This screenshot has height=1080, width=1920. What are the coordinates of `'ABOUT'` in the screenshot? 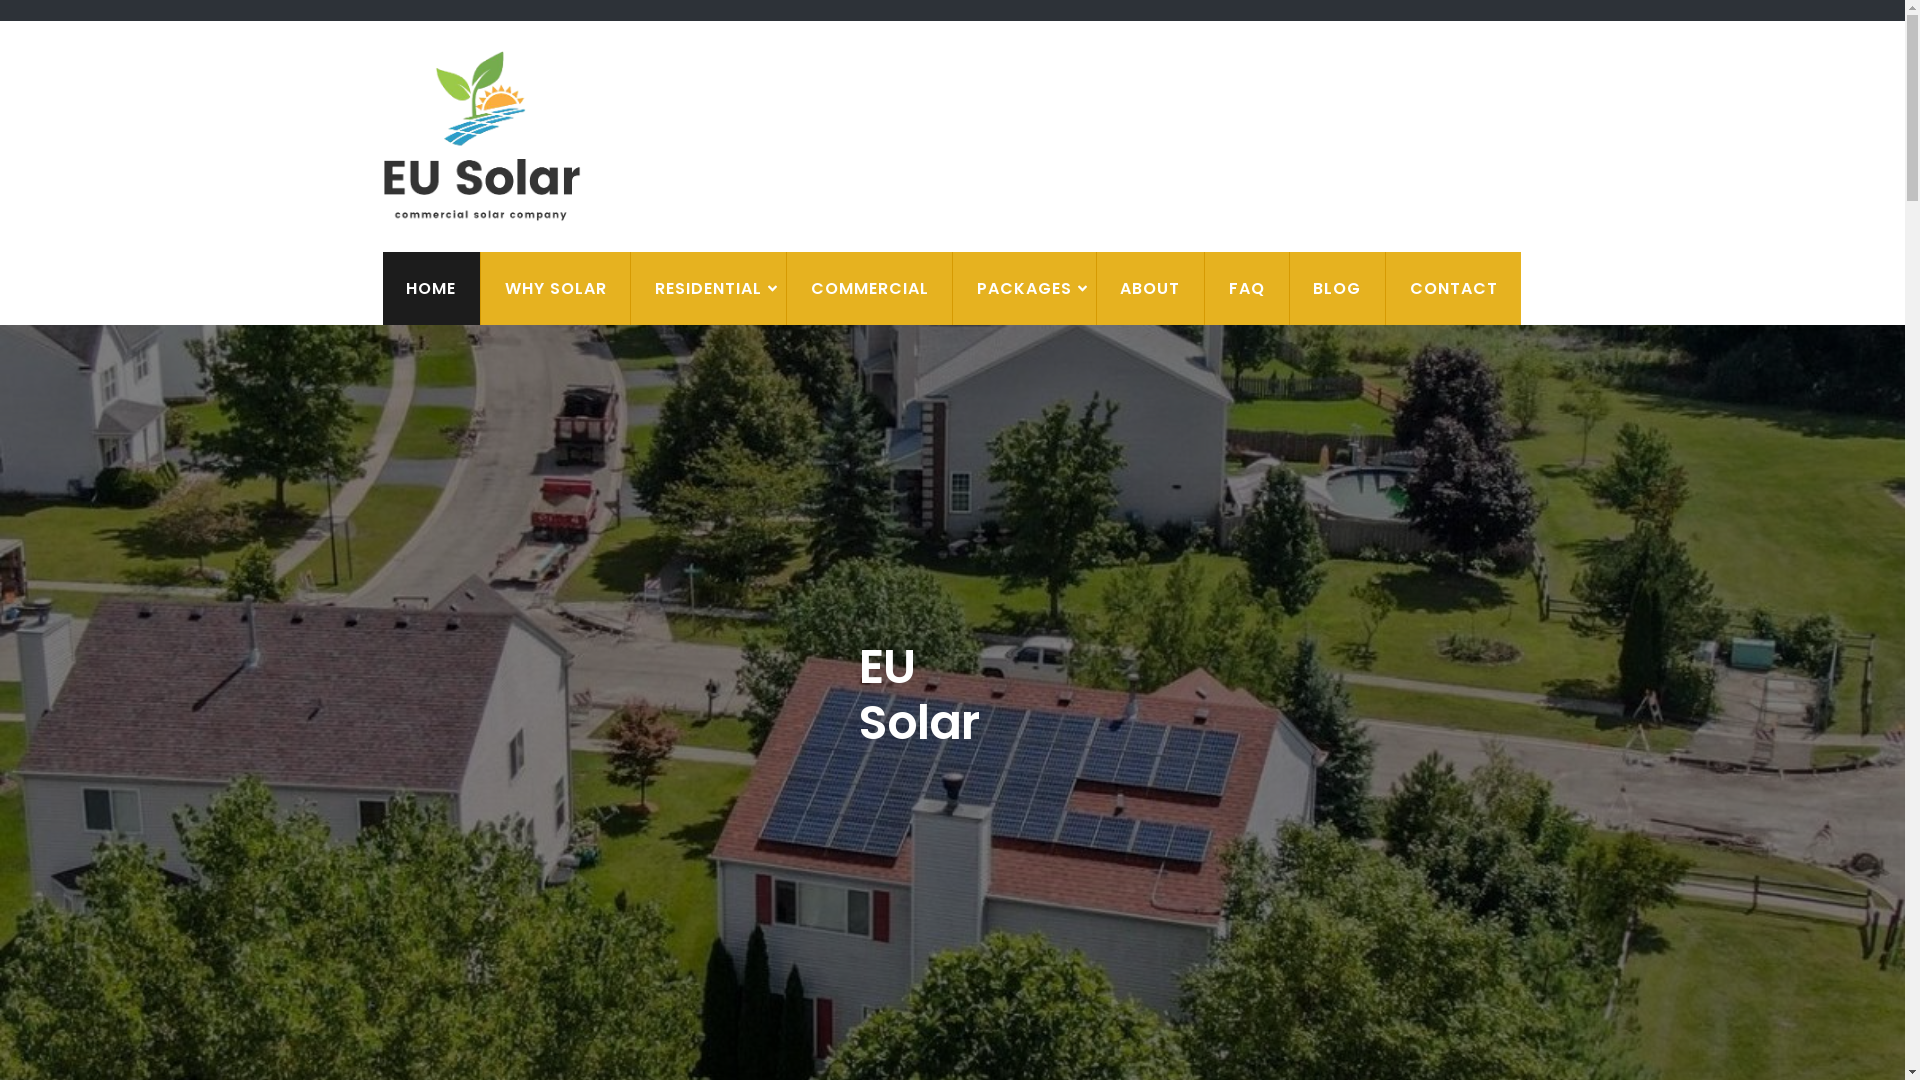 It's located at (1150, 288).